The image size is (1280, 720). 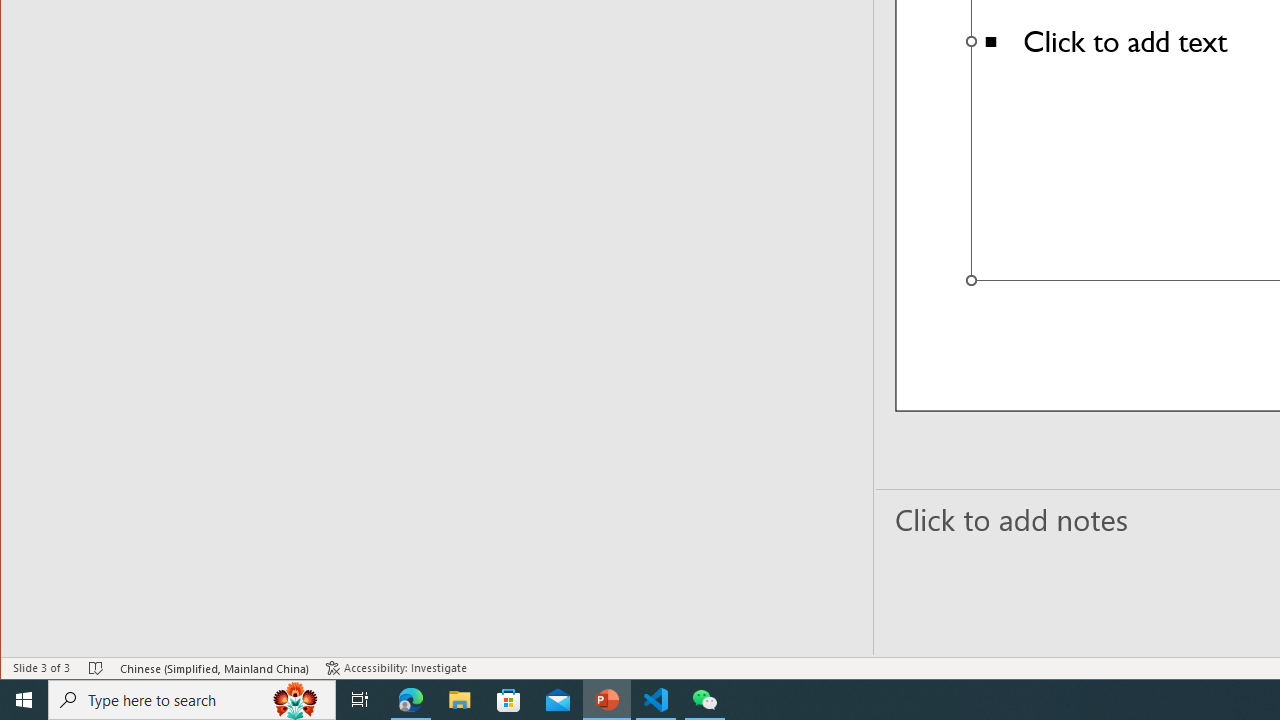 What do you see at coordinates (410, 698) in the screenshot?
I see `'Microsoft Edge - 1 running window'` at bounding box center [410, 698].